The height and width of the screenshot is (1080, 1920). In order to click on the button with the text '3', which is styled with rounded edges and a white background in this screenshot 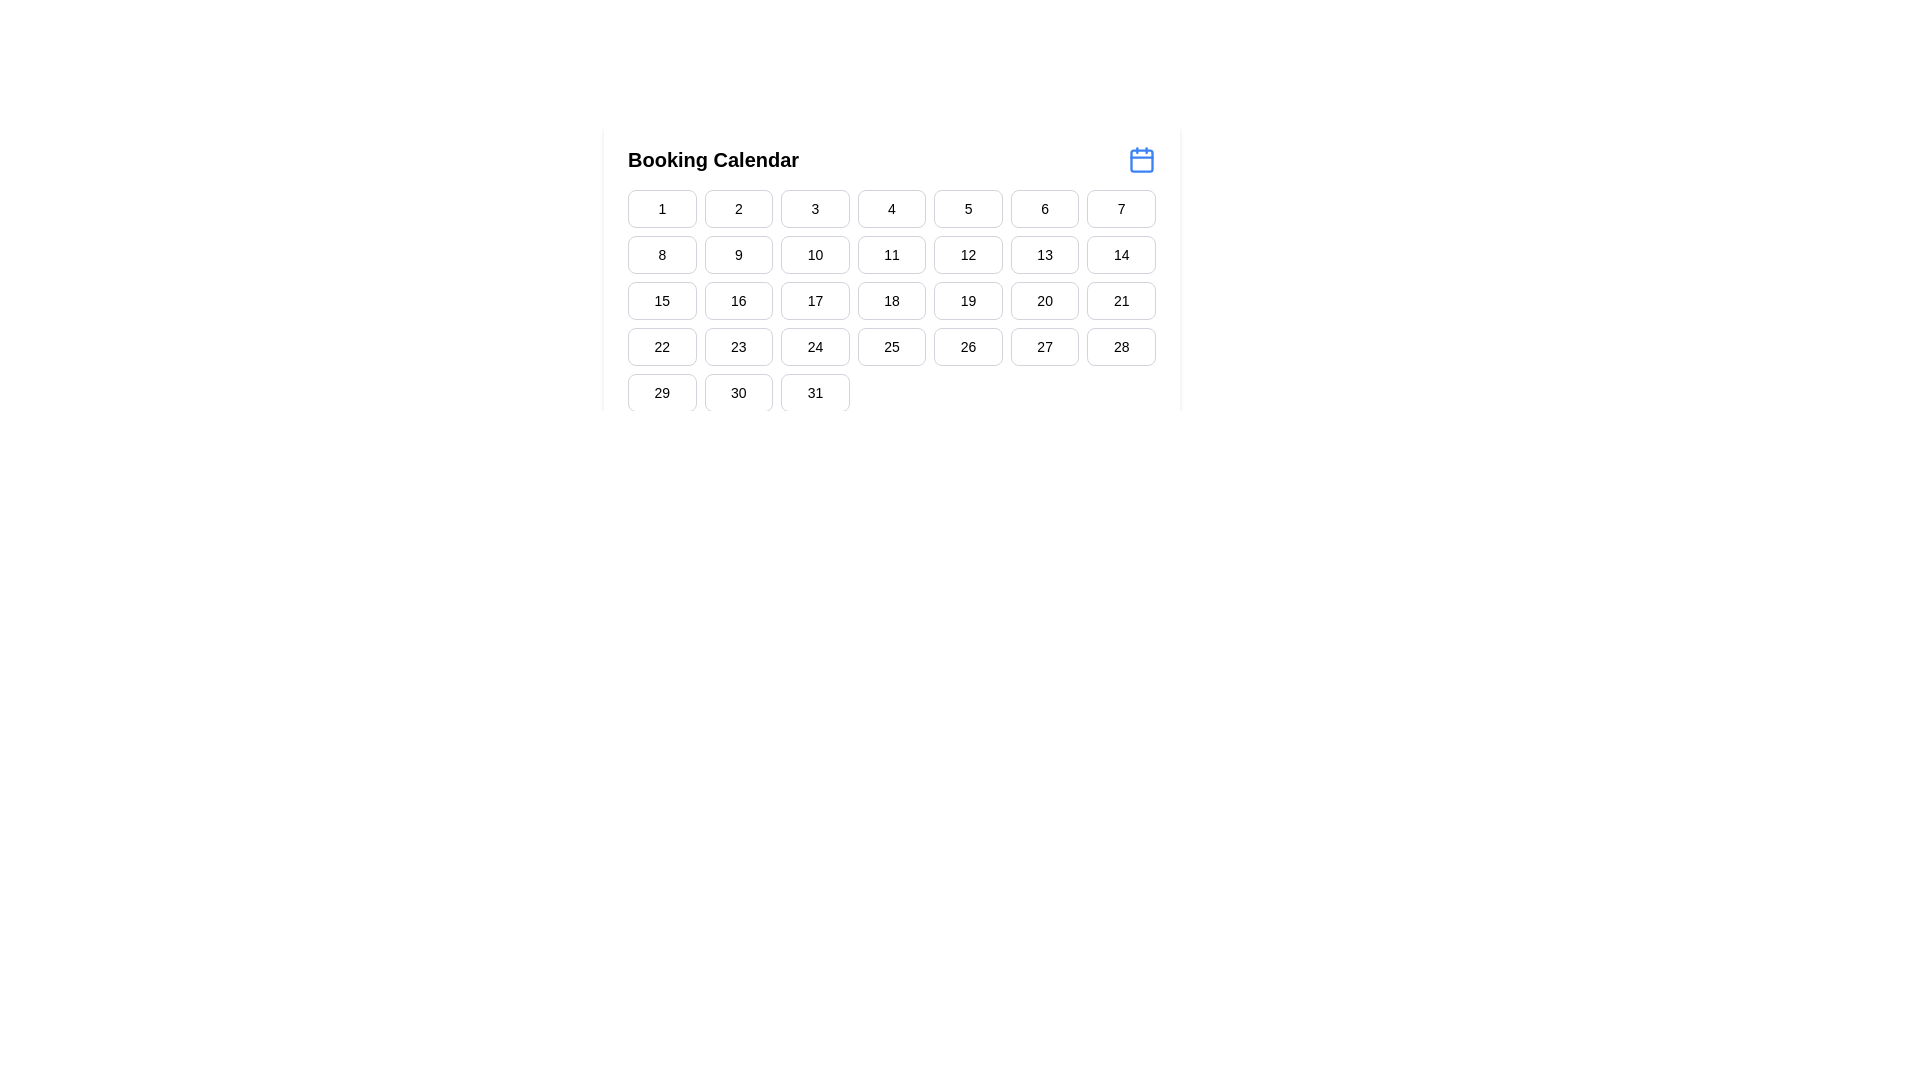, I will do `click(815, 208)`.